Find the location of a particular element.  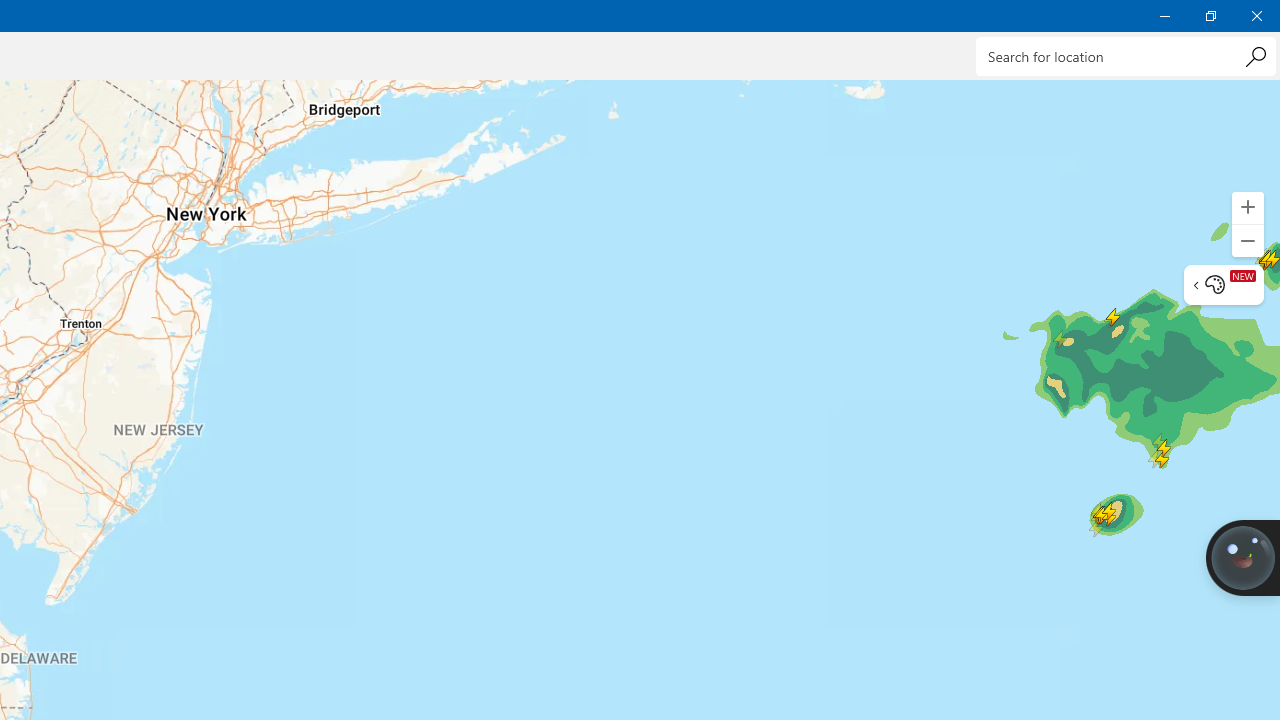

'Search' is located at coordinates (1254, 55).